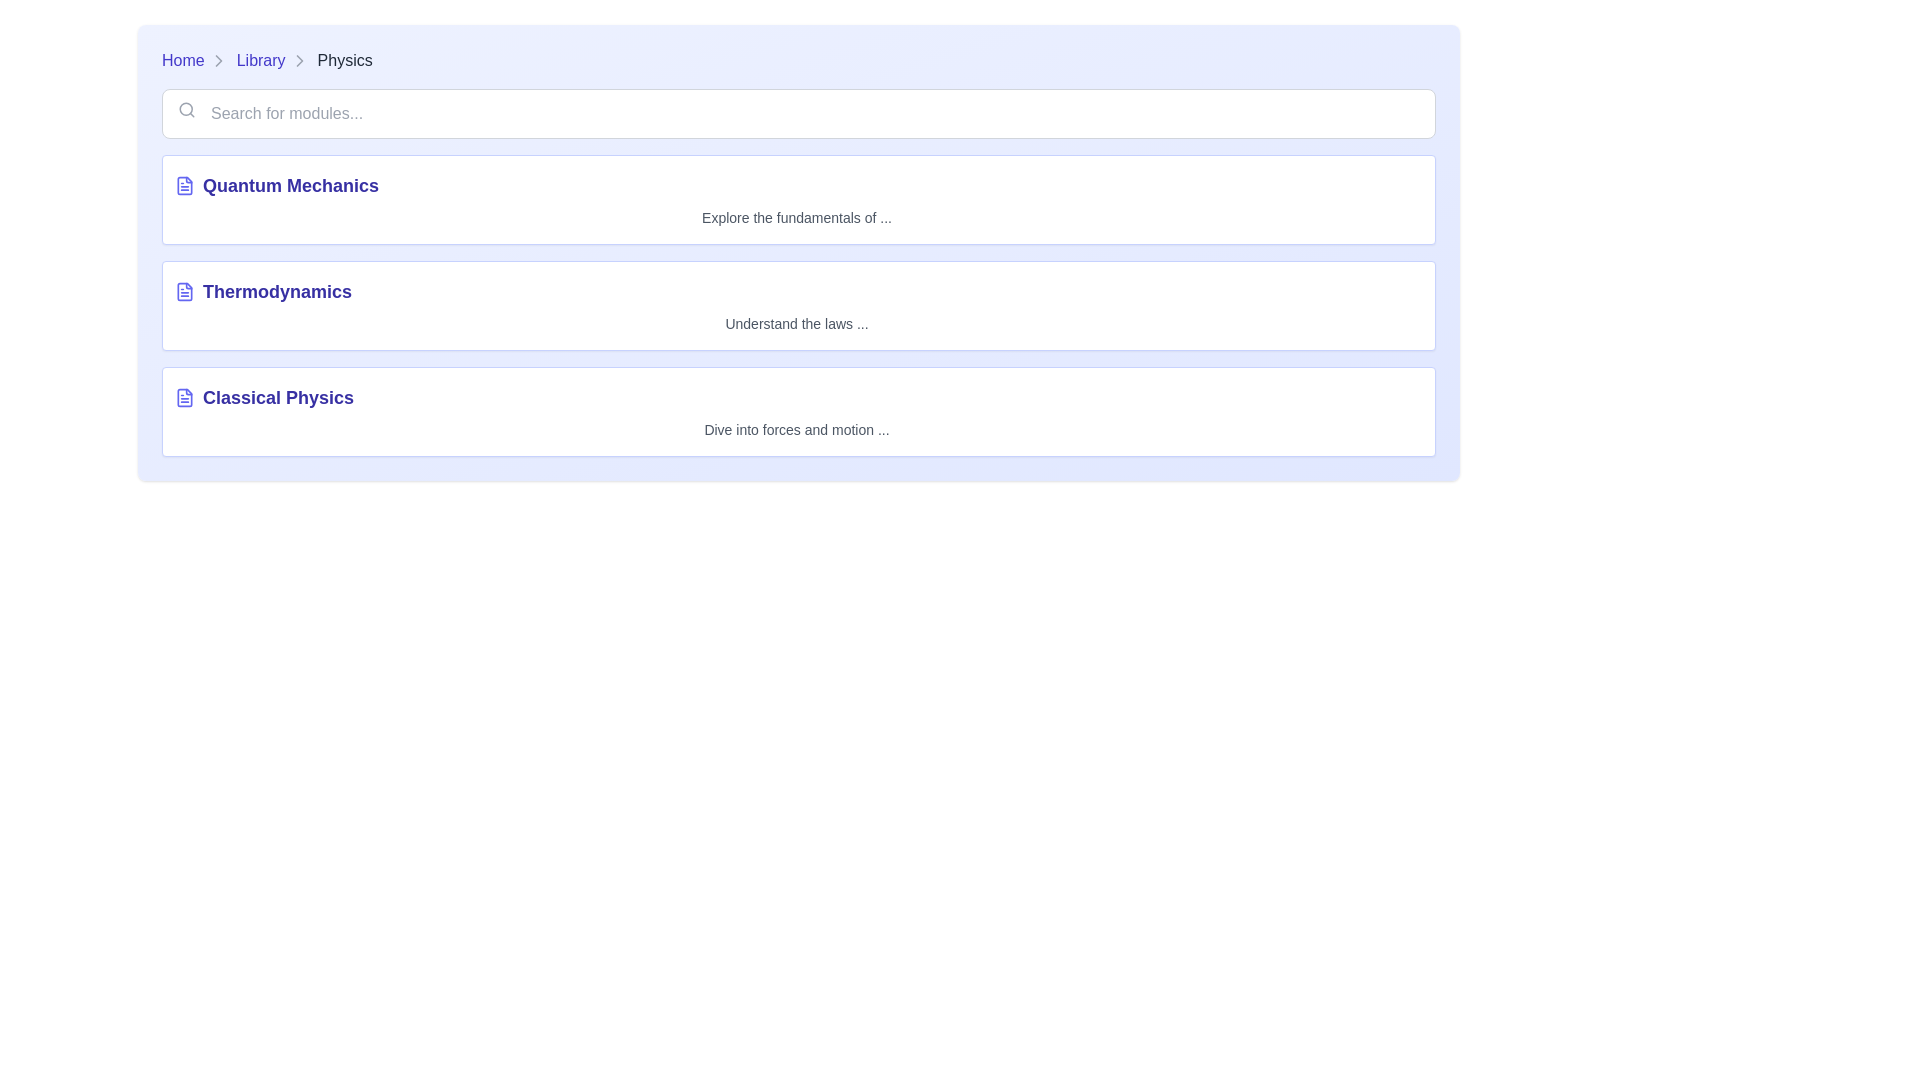 This screenshot has height=1080, width=1920. I want to click on the third item in the breadcrumb navigation, which indicates the current section and follows 'Home' and 'Library', so click(345, 60).